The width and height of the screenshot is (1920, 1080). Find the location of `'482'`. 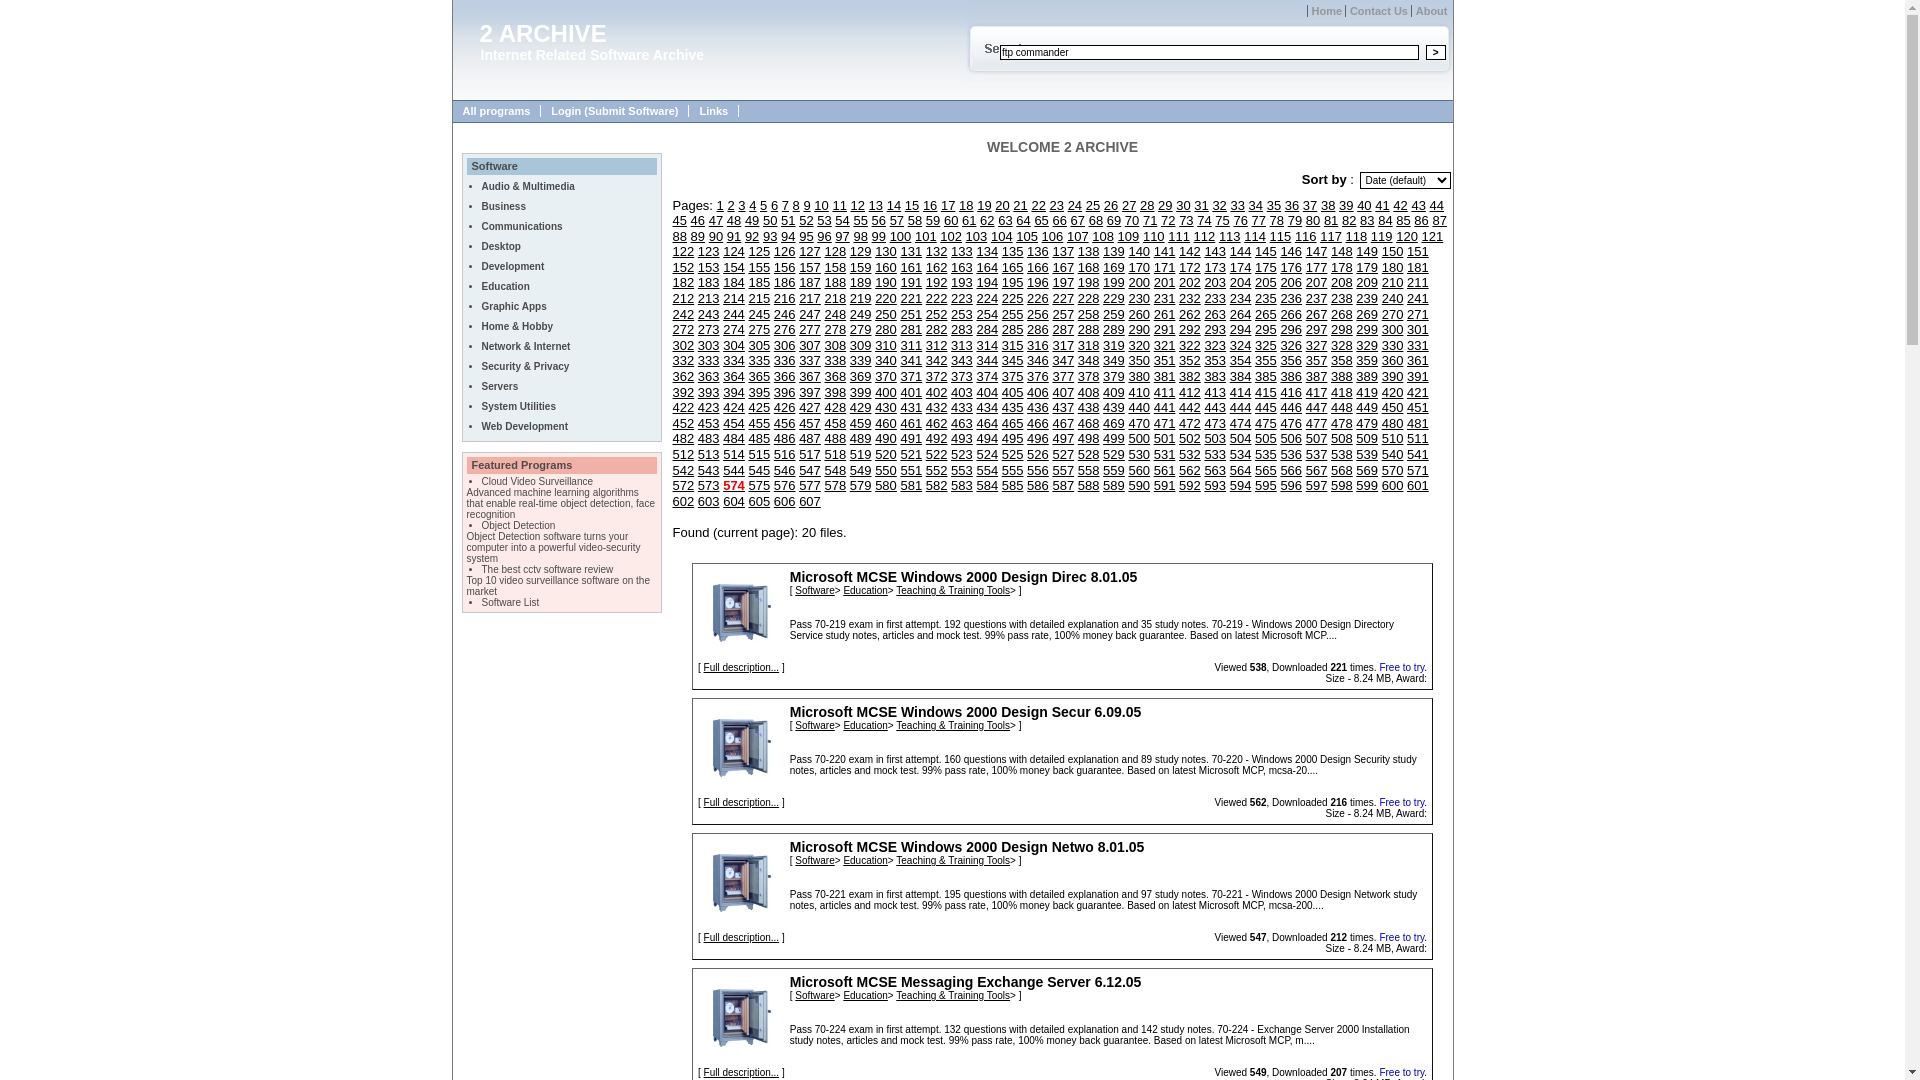

'482' is located at coordinates (672, 437).